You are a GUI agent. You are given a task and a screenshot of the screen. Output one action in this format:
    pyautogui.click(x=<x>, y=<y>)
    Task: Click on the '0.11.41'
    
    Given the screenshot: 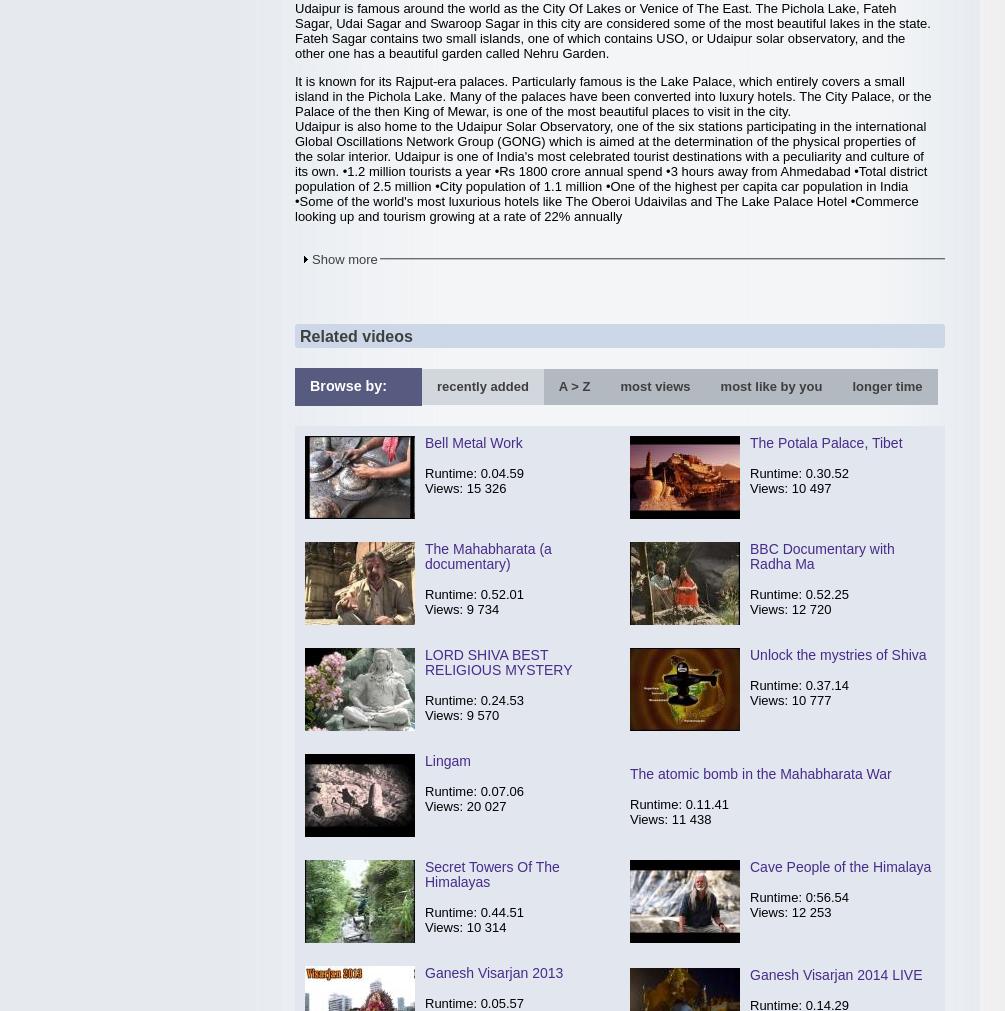 What is the action you would take?
    pyautogui.click(x=707, y=803)
    